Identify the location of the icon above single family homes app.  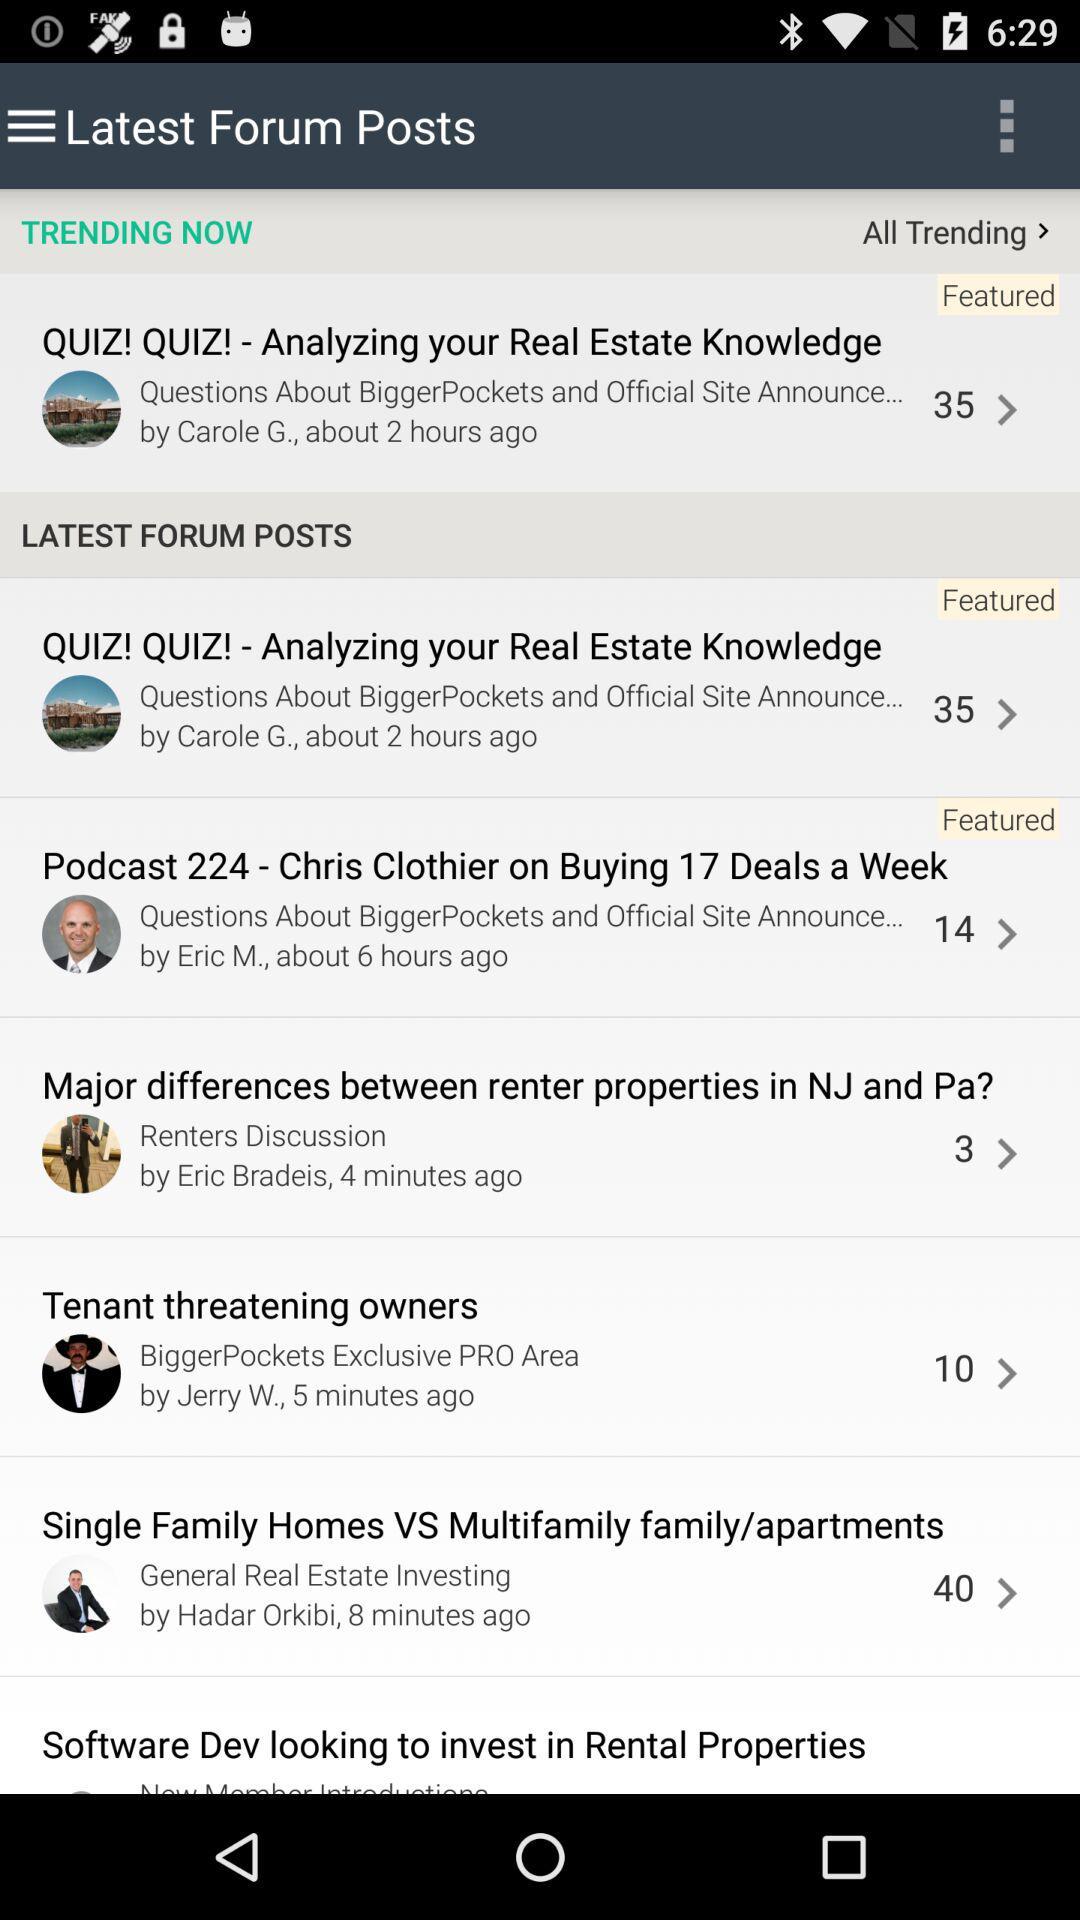
(530, 1392).